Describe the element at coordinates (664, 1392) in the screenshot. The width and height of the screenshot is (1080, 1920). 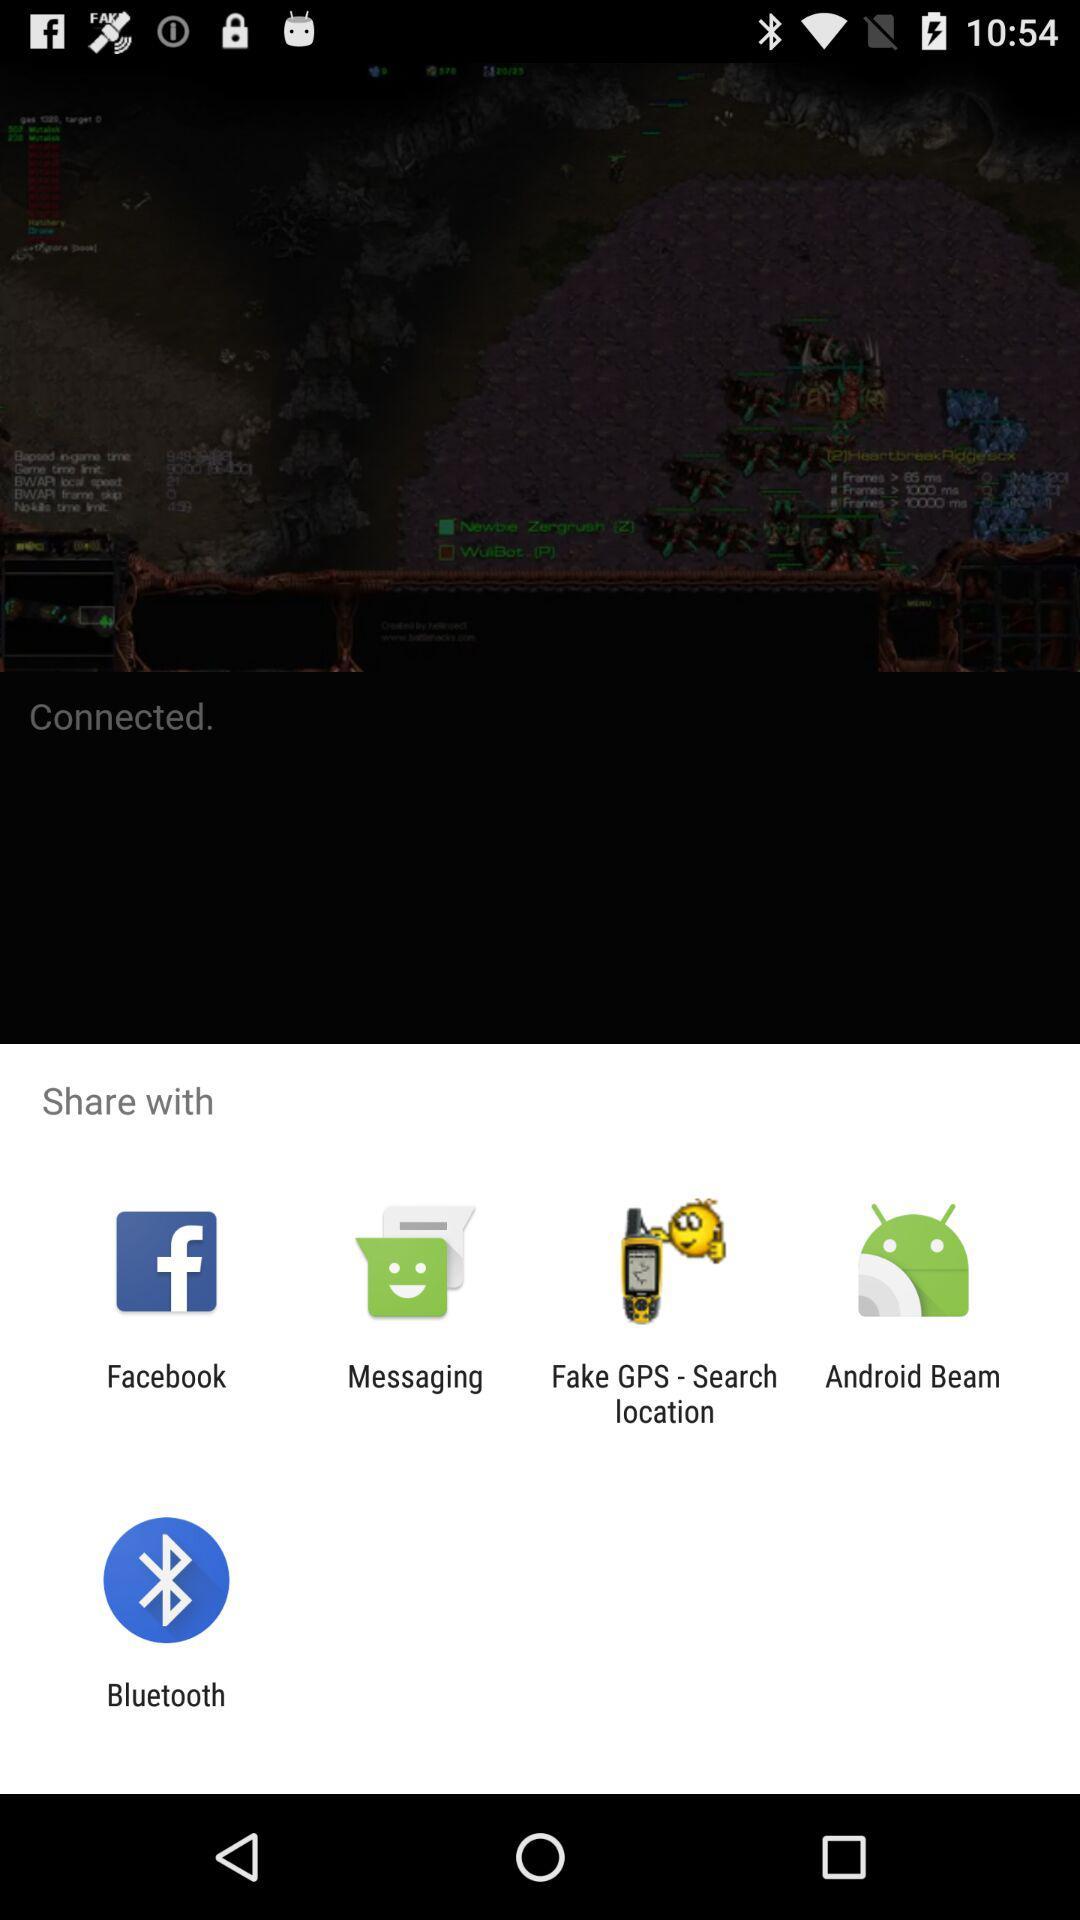
I see `item to the left of android beam app` at that location.